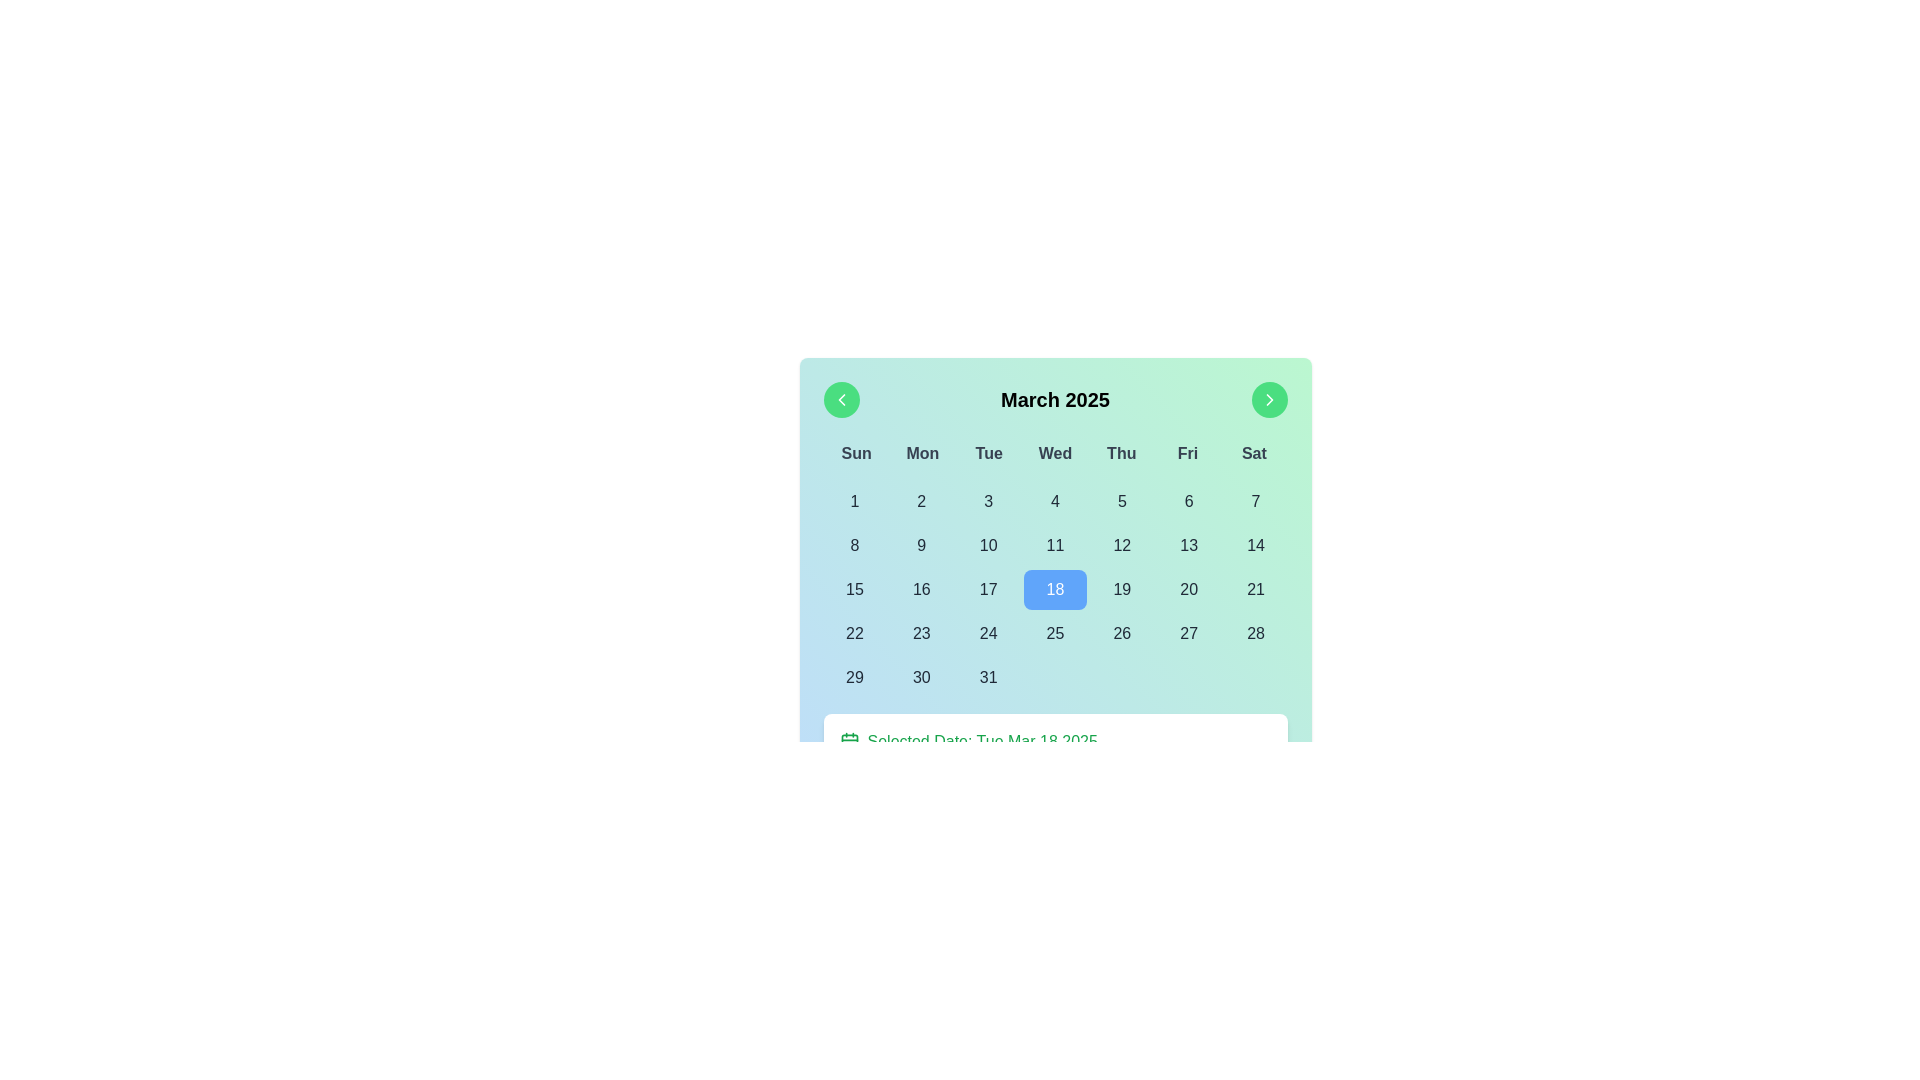  I want to click on the static text label that displays the current month and year in the calendar, located centrally among navigation buttons, so click(1054, 400).